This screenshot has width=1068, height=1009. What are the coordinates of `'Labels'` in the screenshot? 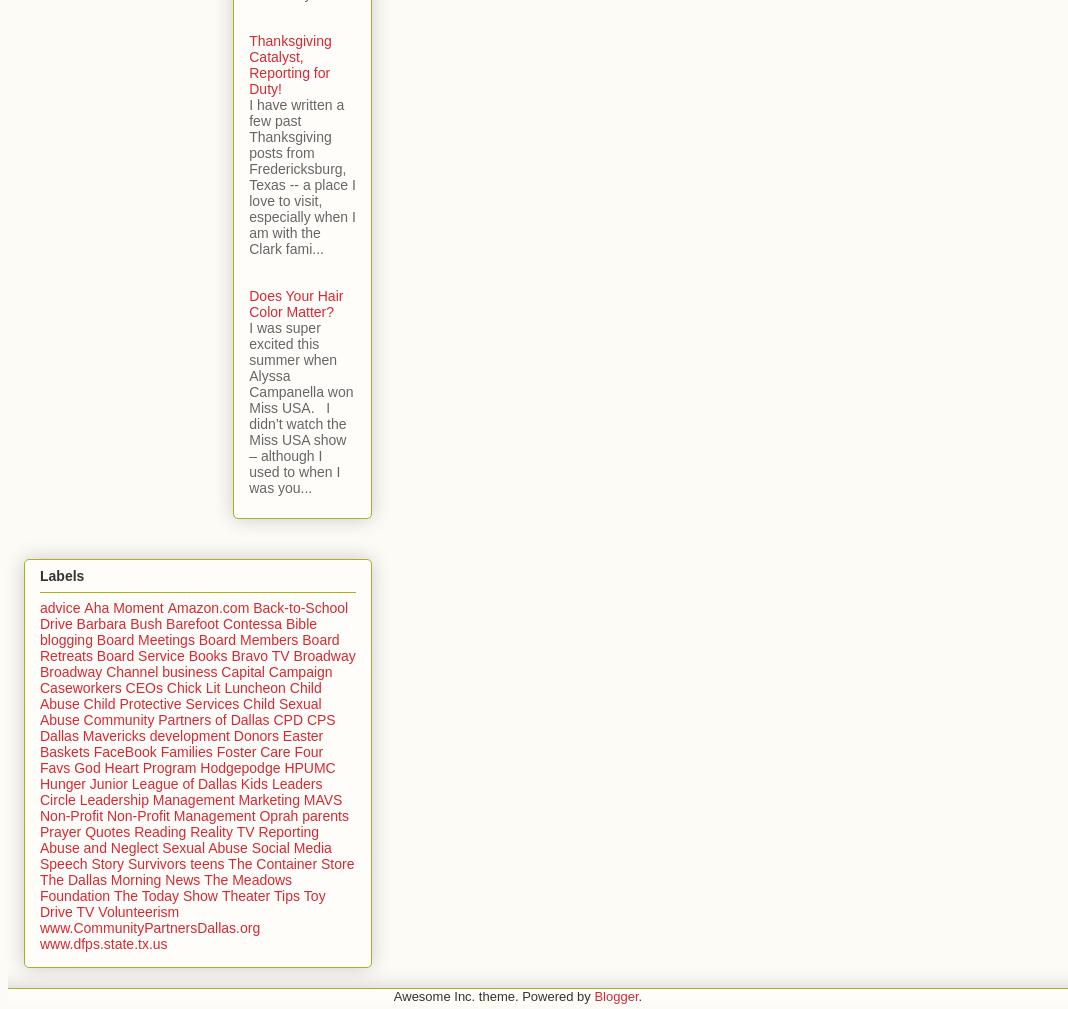 It's located at (61, 576).